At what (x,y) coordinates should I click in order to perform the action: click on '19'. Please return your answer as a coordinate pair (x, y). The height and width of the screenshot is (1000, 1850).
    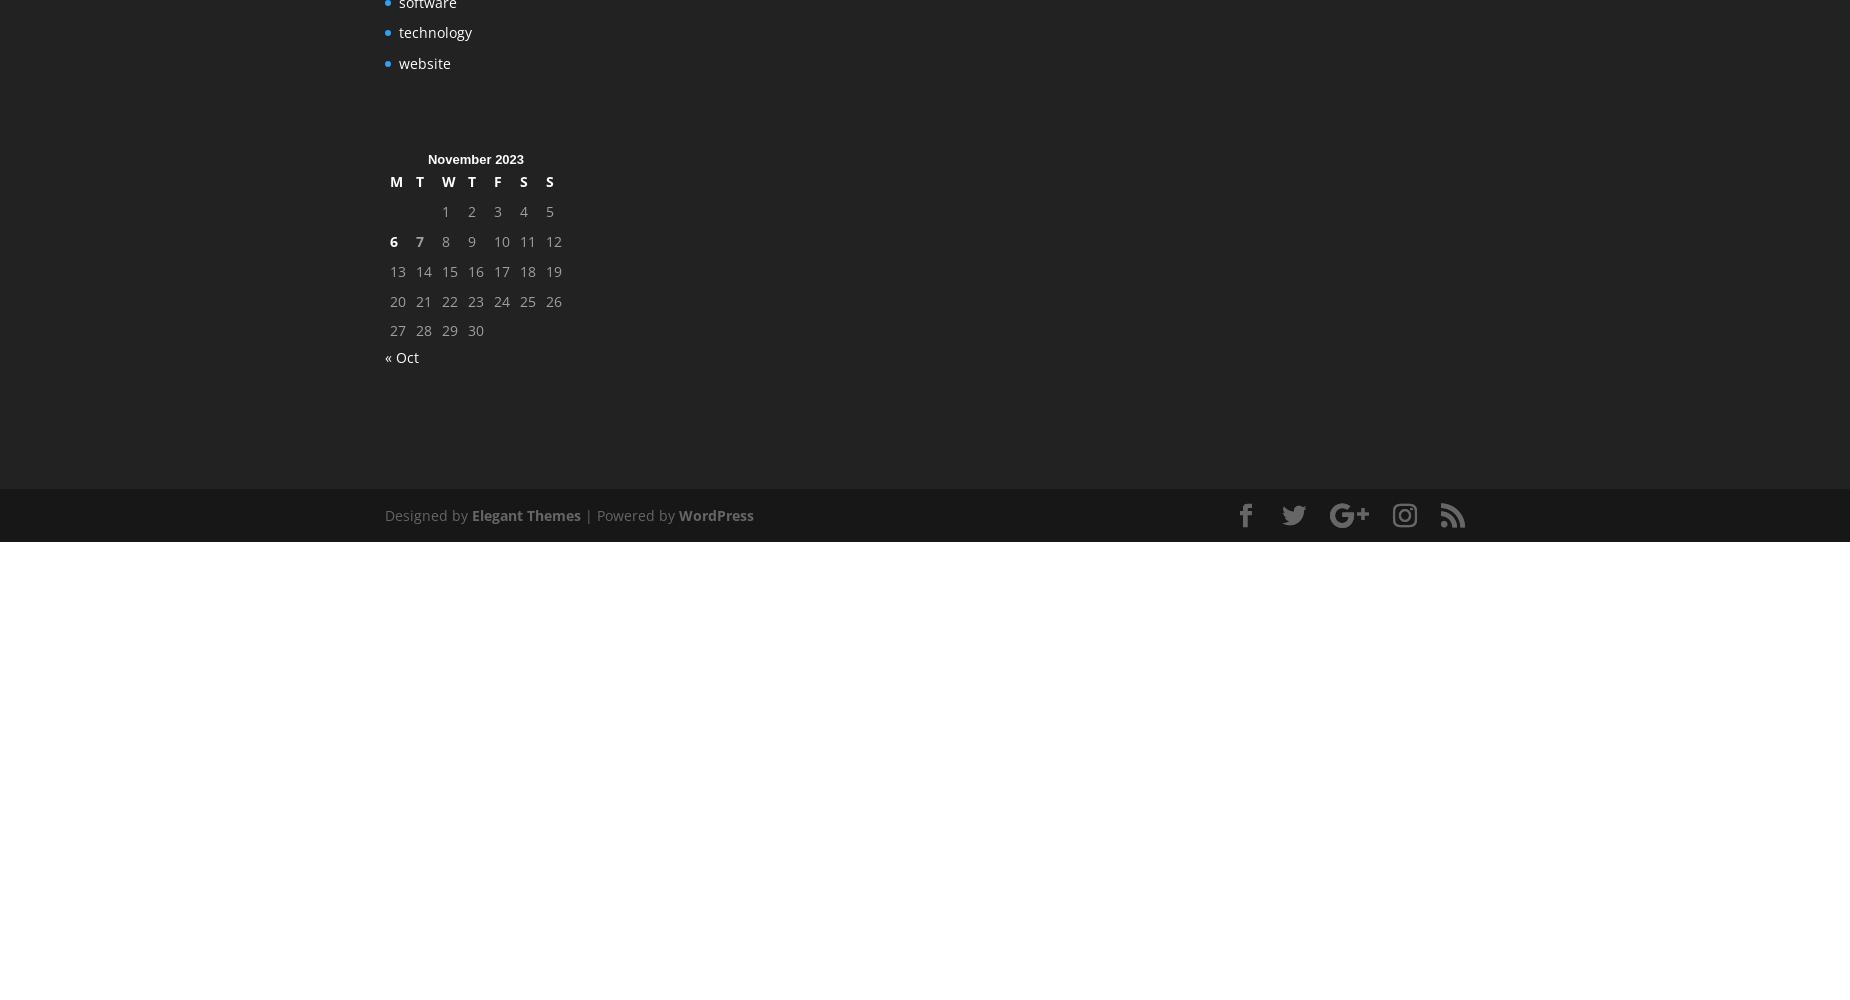
    Looking at the image, I should click on (545, 270).